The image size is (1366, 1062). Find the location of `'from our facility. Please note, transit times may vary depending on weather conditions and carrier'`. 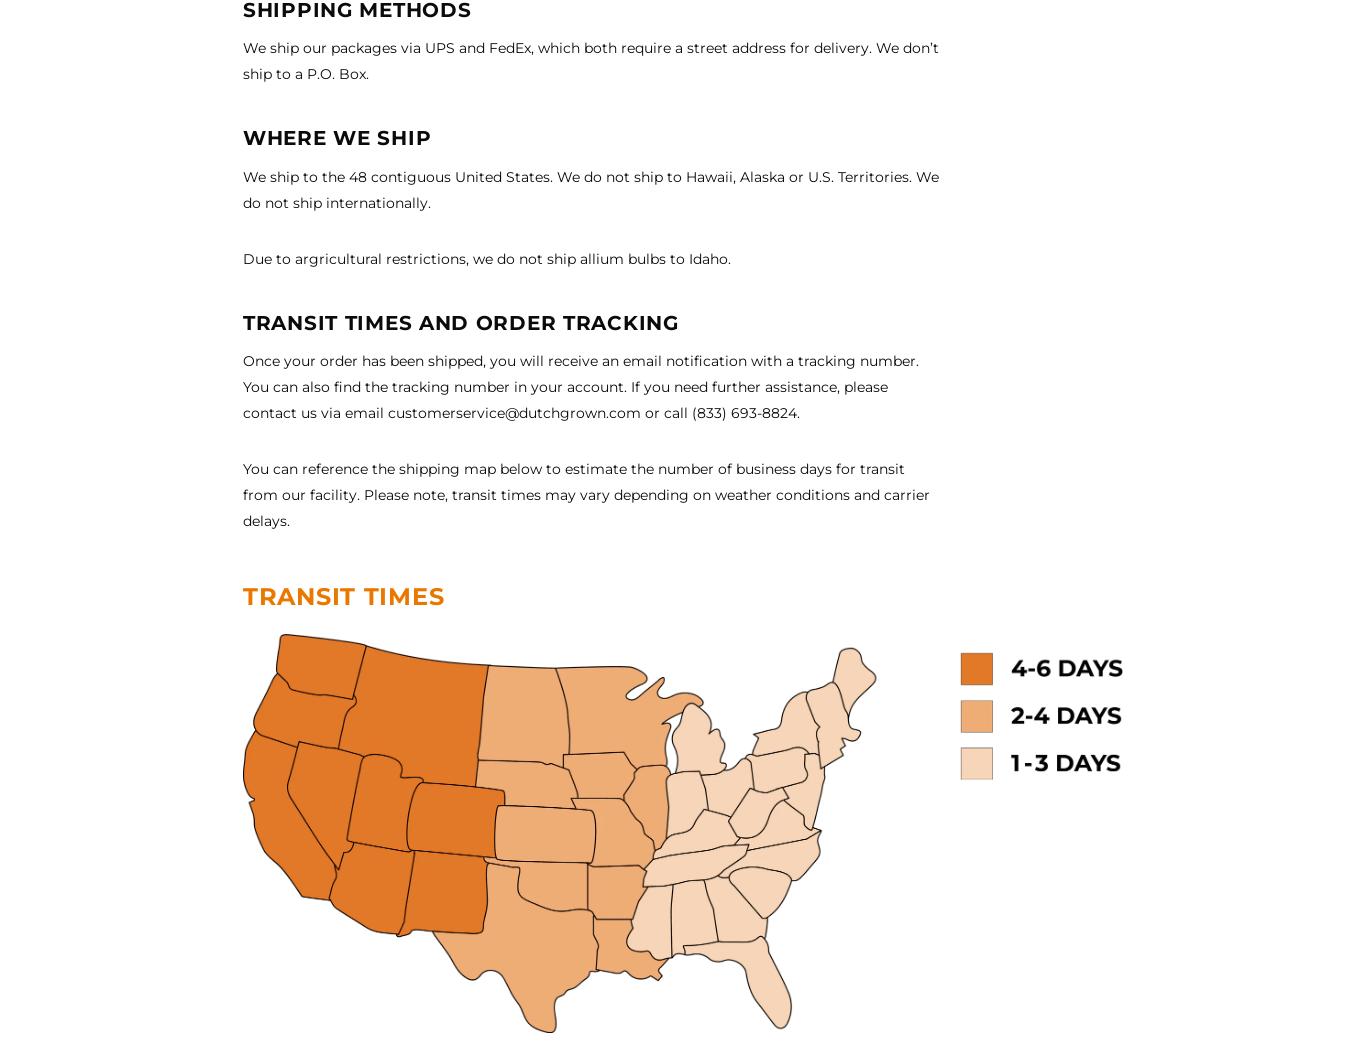

'from our facility. Please note, transit times may vary depending on weather conditions and carrier' is located at coordinates (585, 493).